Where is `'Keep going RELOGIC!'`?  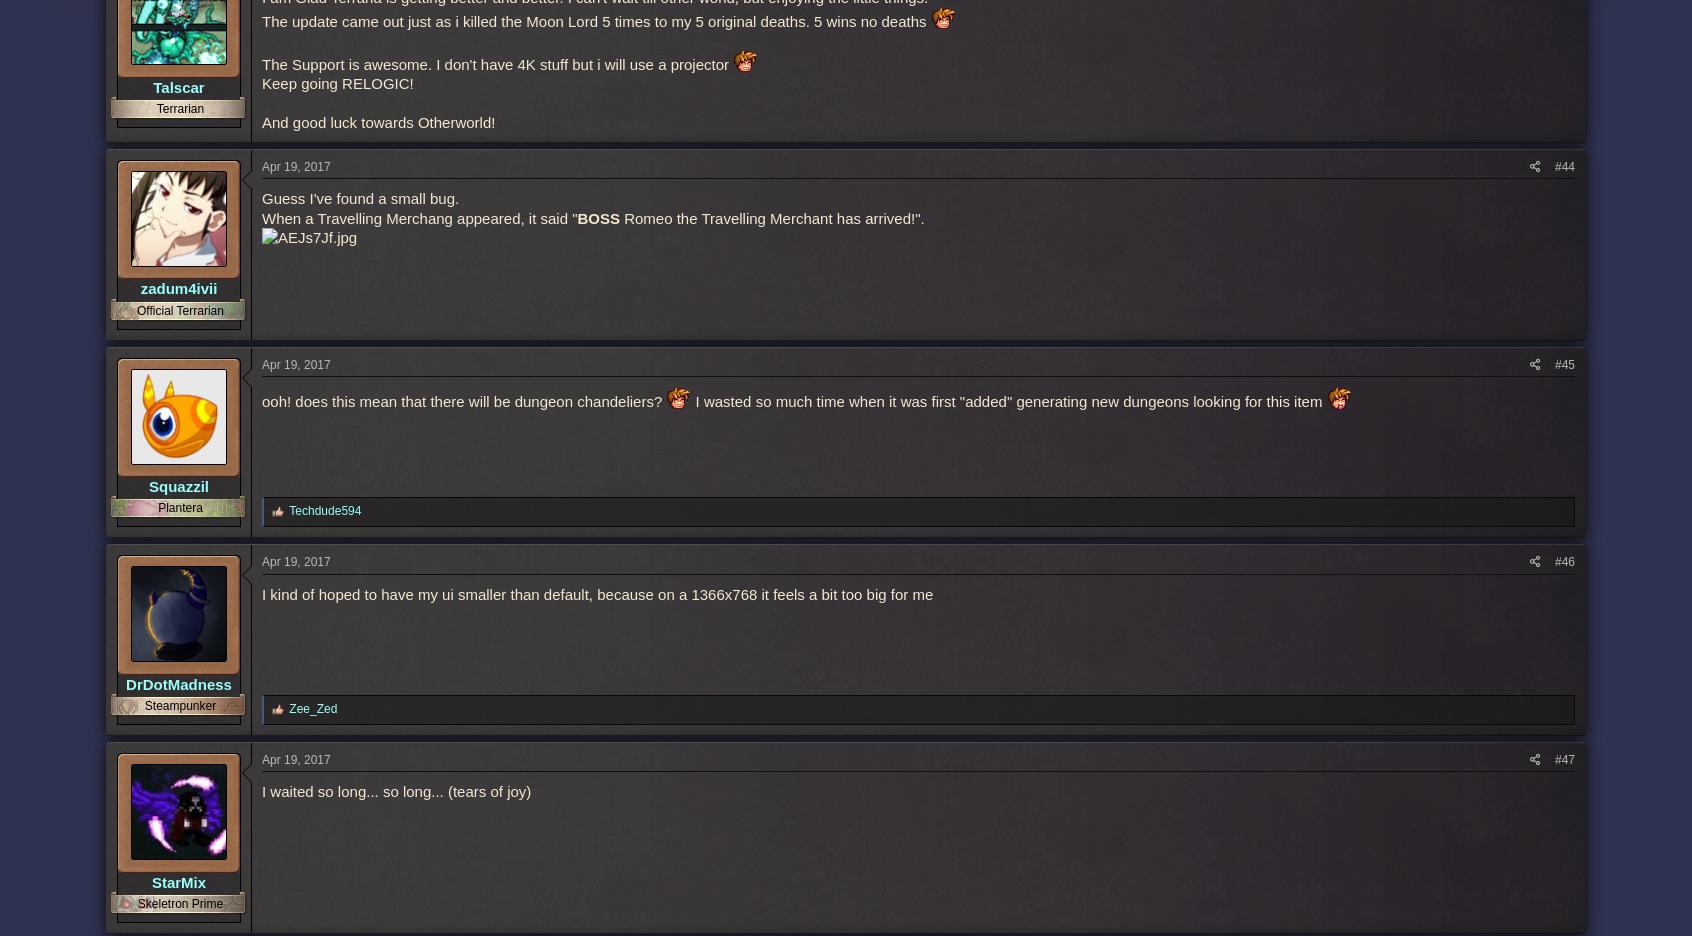 'Keep going RELOGIC!' is located at coordinates (336, 82).